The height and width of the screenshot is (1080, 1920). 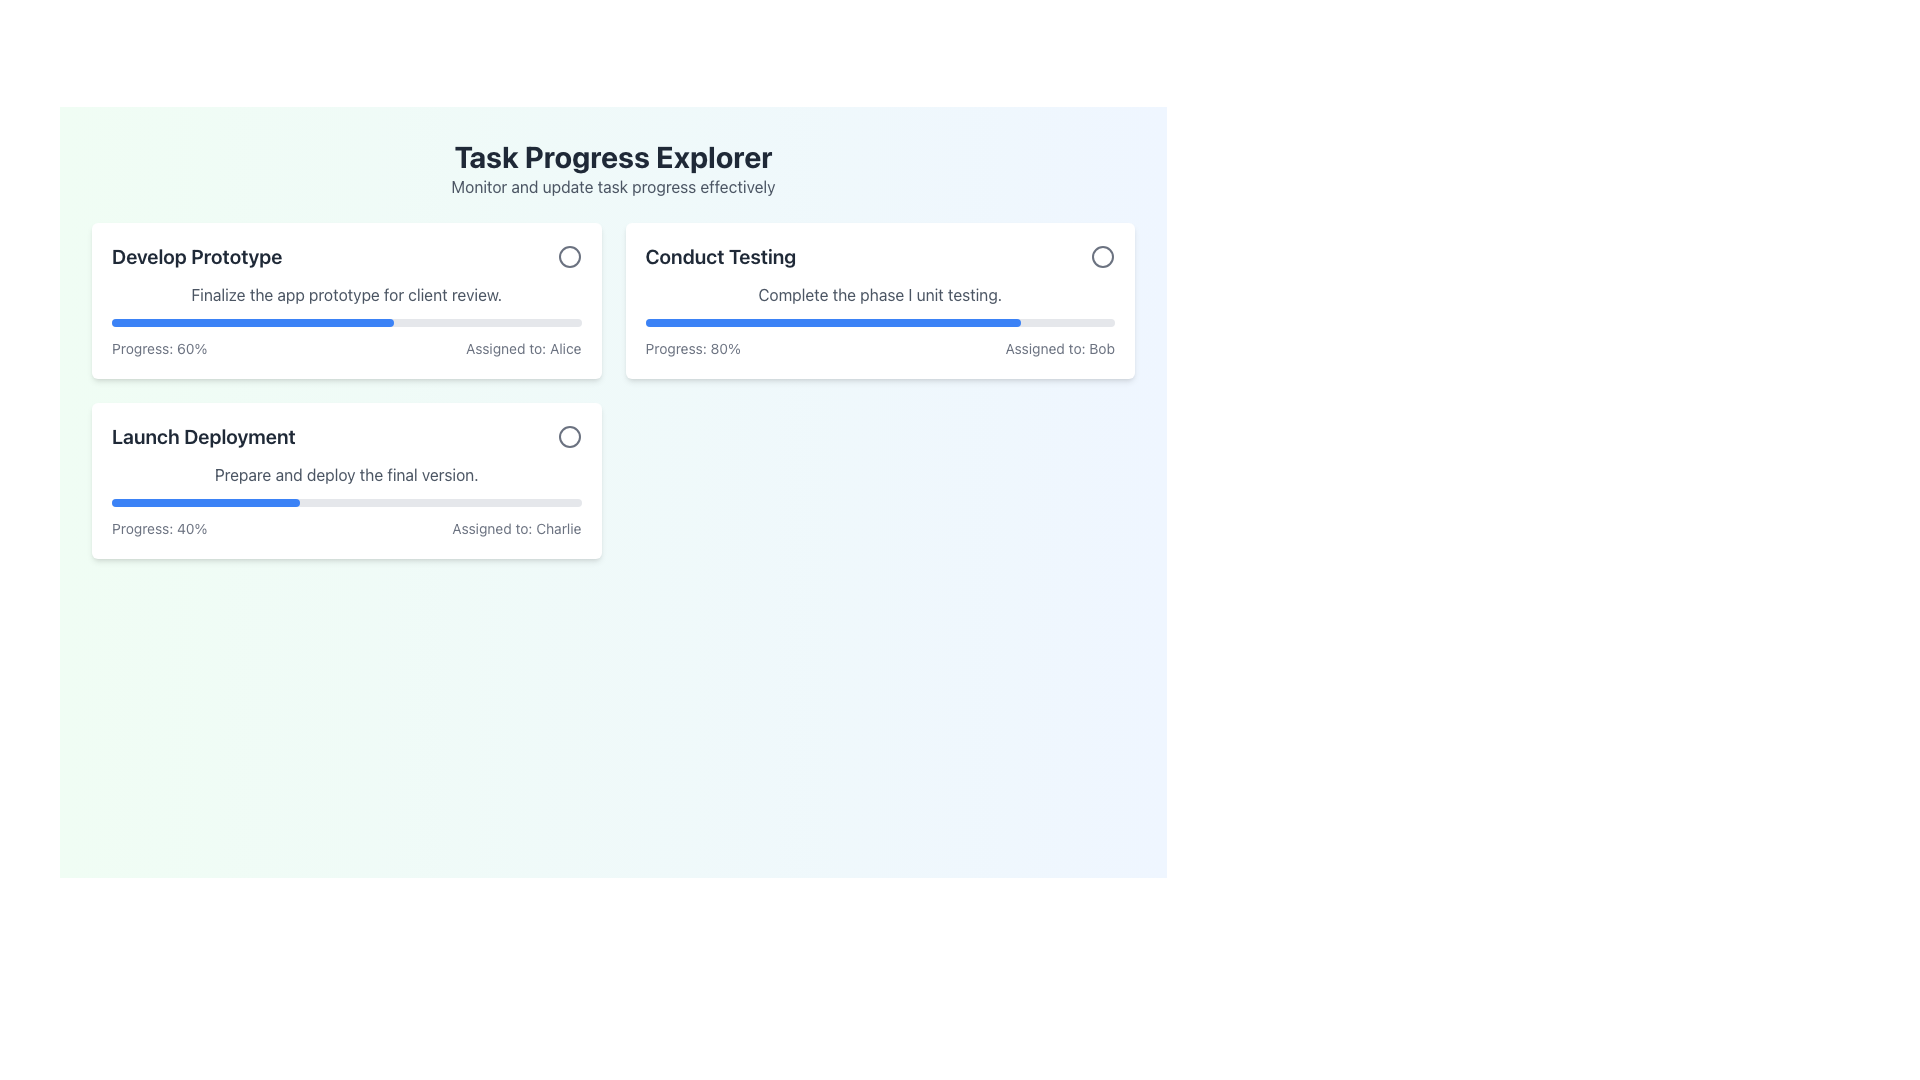 I want to click on the non-interactive text label indicating the name of the person assigned to the task 'Launch Deployment', located at the bottom-right corner of the 'Launch Deployment' card, so click(x=516, y=527).